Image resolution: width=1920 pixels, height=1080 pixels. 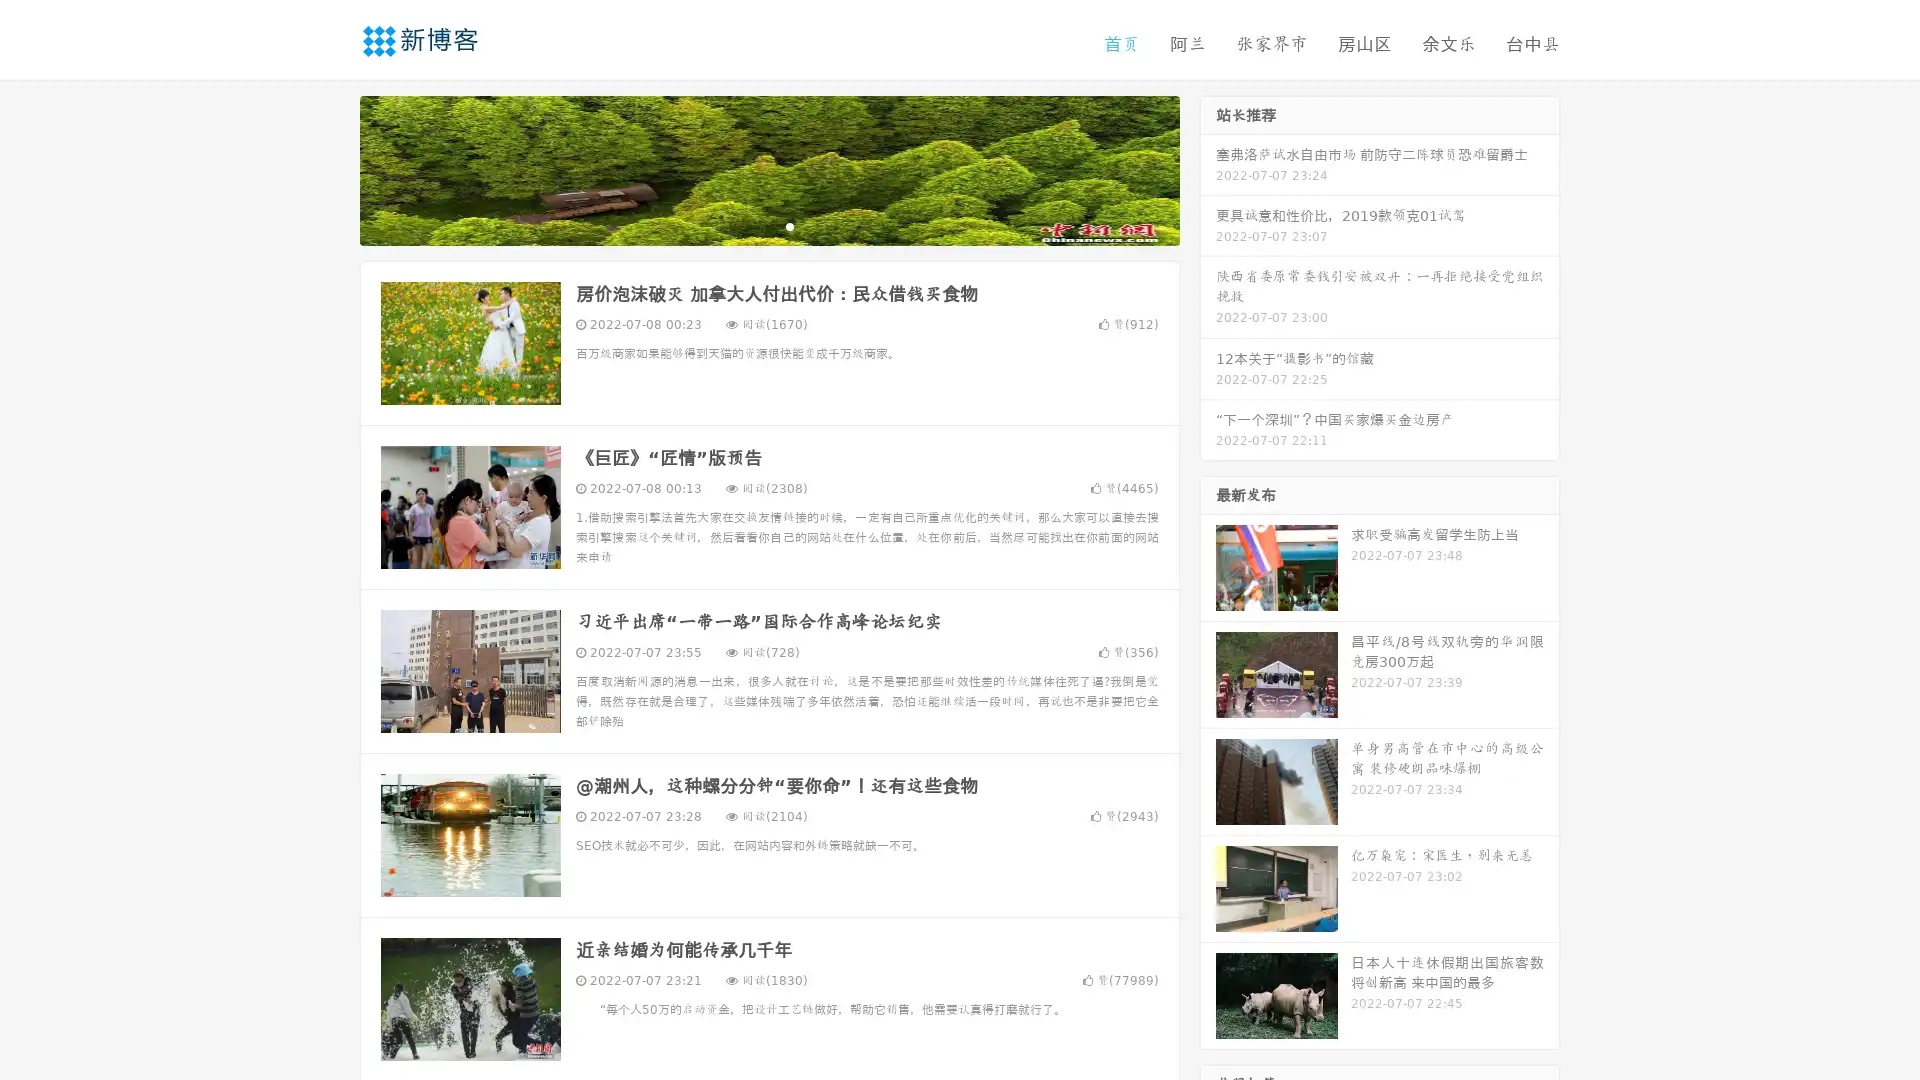 What do you see at coordinates (789, 225) in the screenshot?
I see `Go to slide 3` at bounding box center [789, 225].